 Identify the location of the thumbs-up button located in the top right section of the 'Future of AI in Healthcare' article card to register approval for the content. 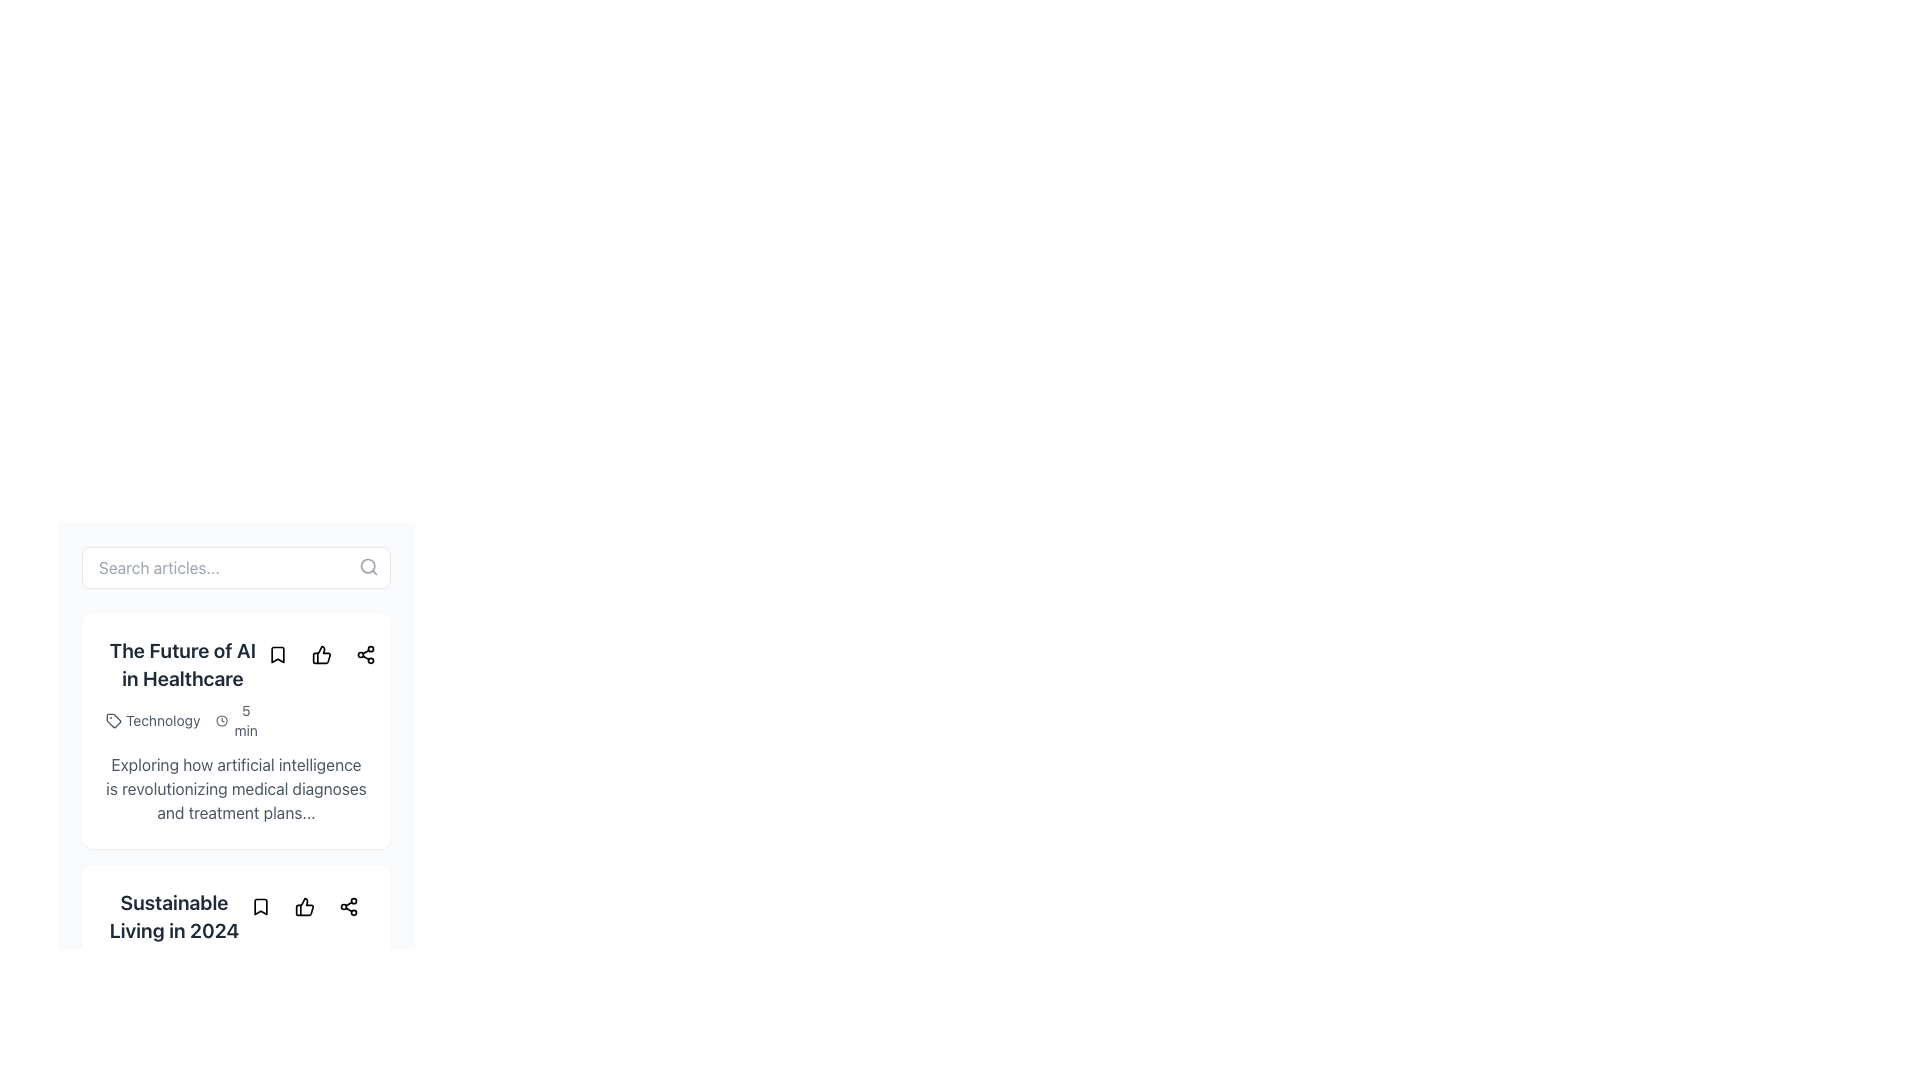
(321, 655).